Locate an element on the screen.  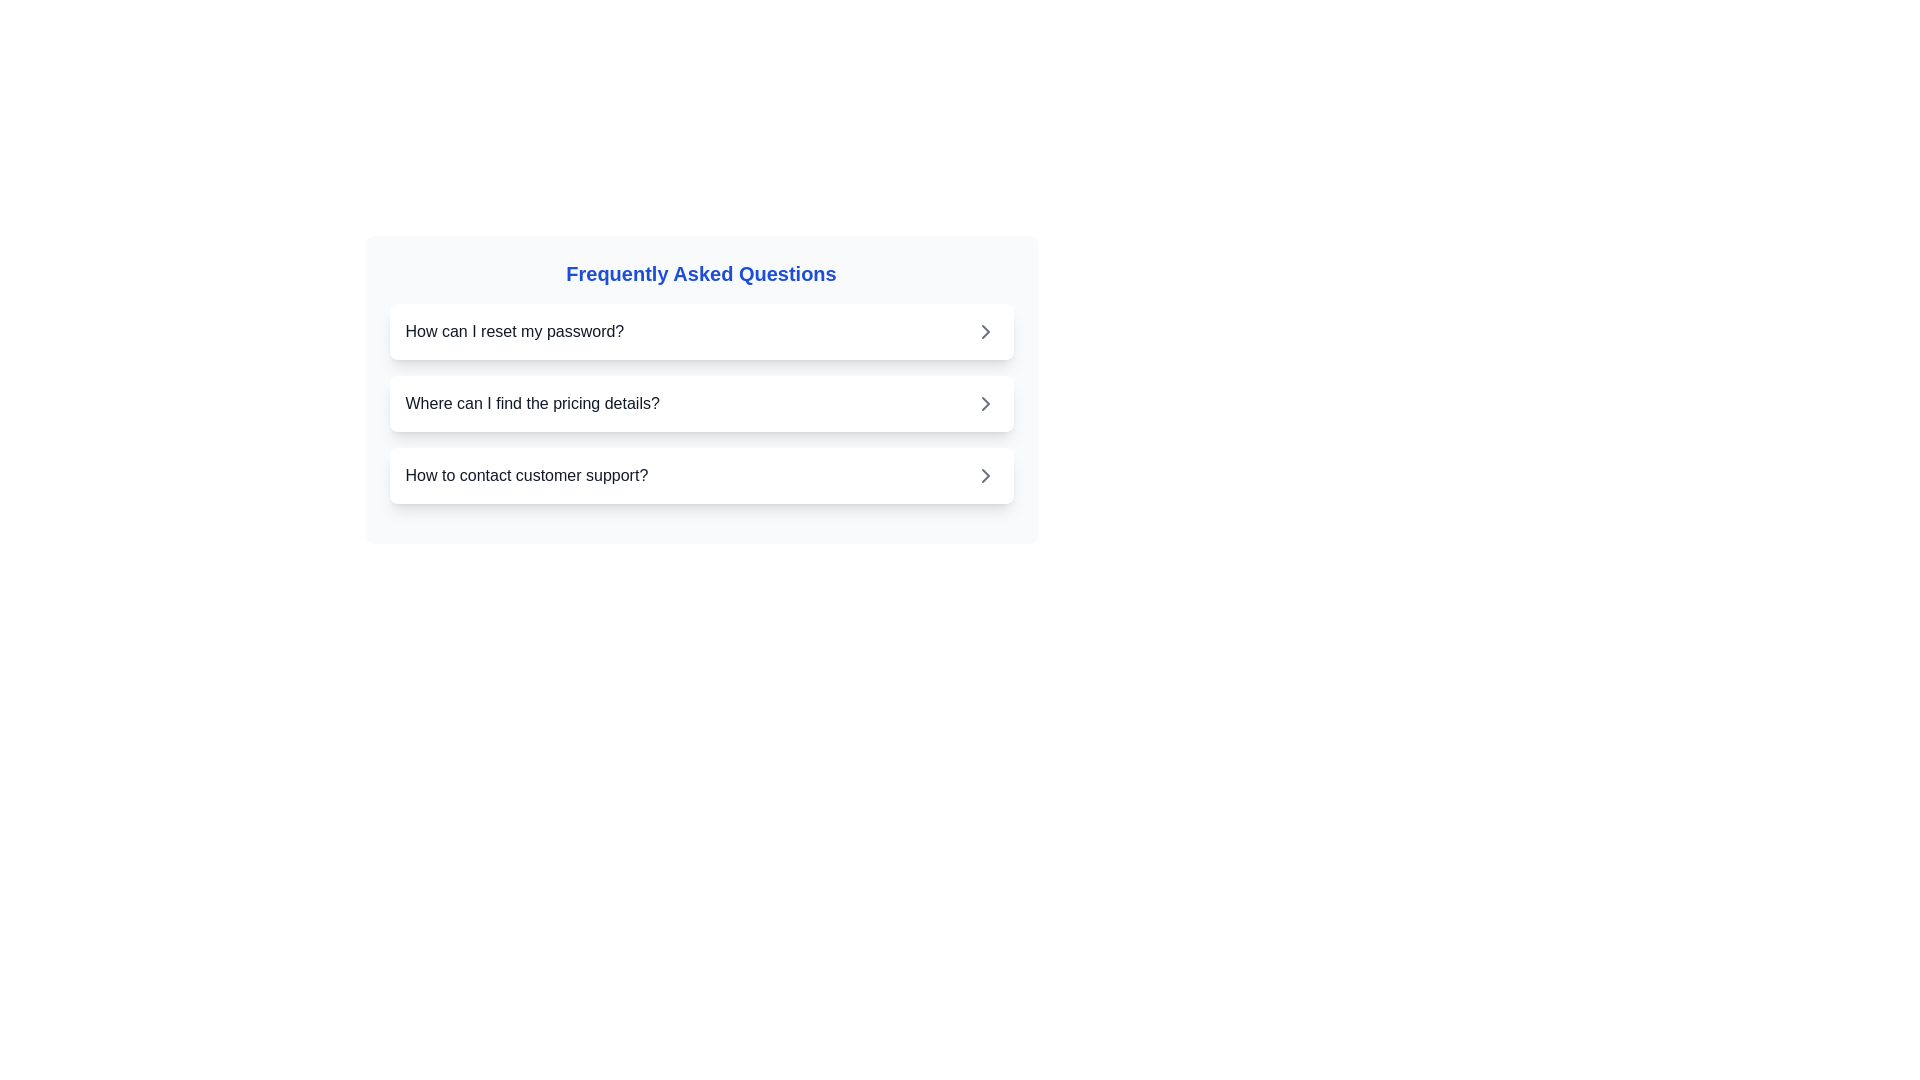
the right-pointing chevron icon located to the right of the text 'How to contact customer support?' is located at coordinates (985, 475).